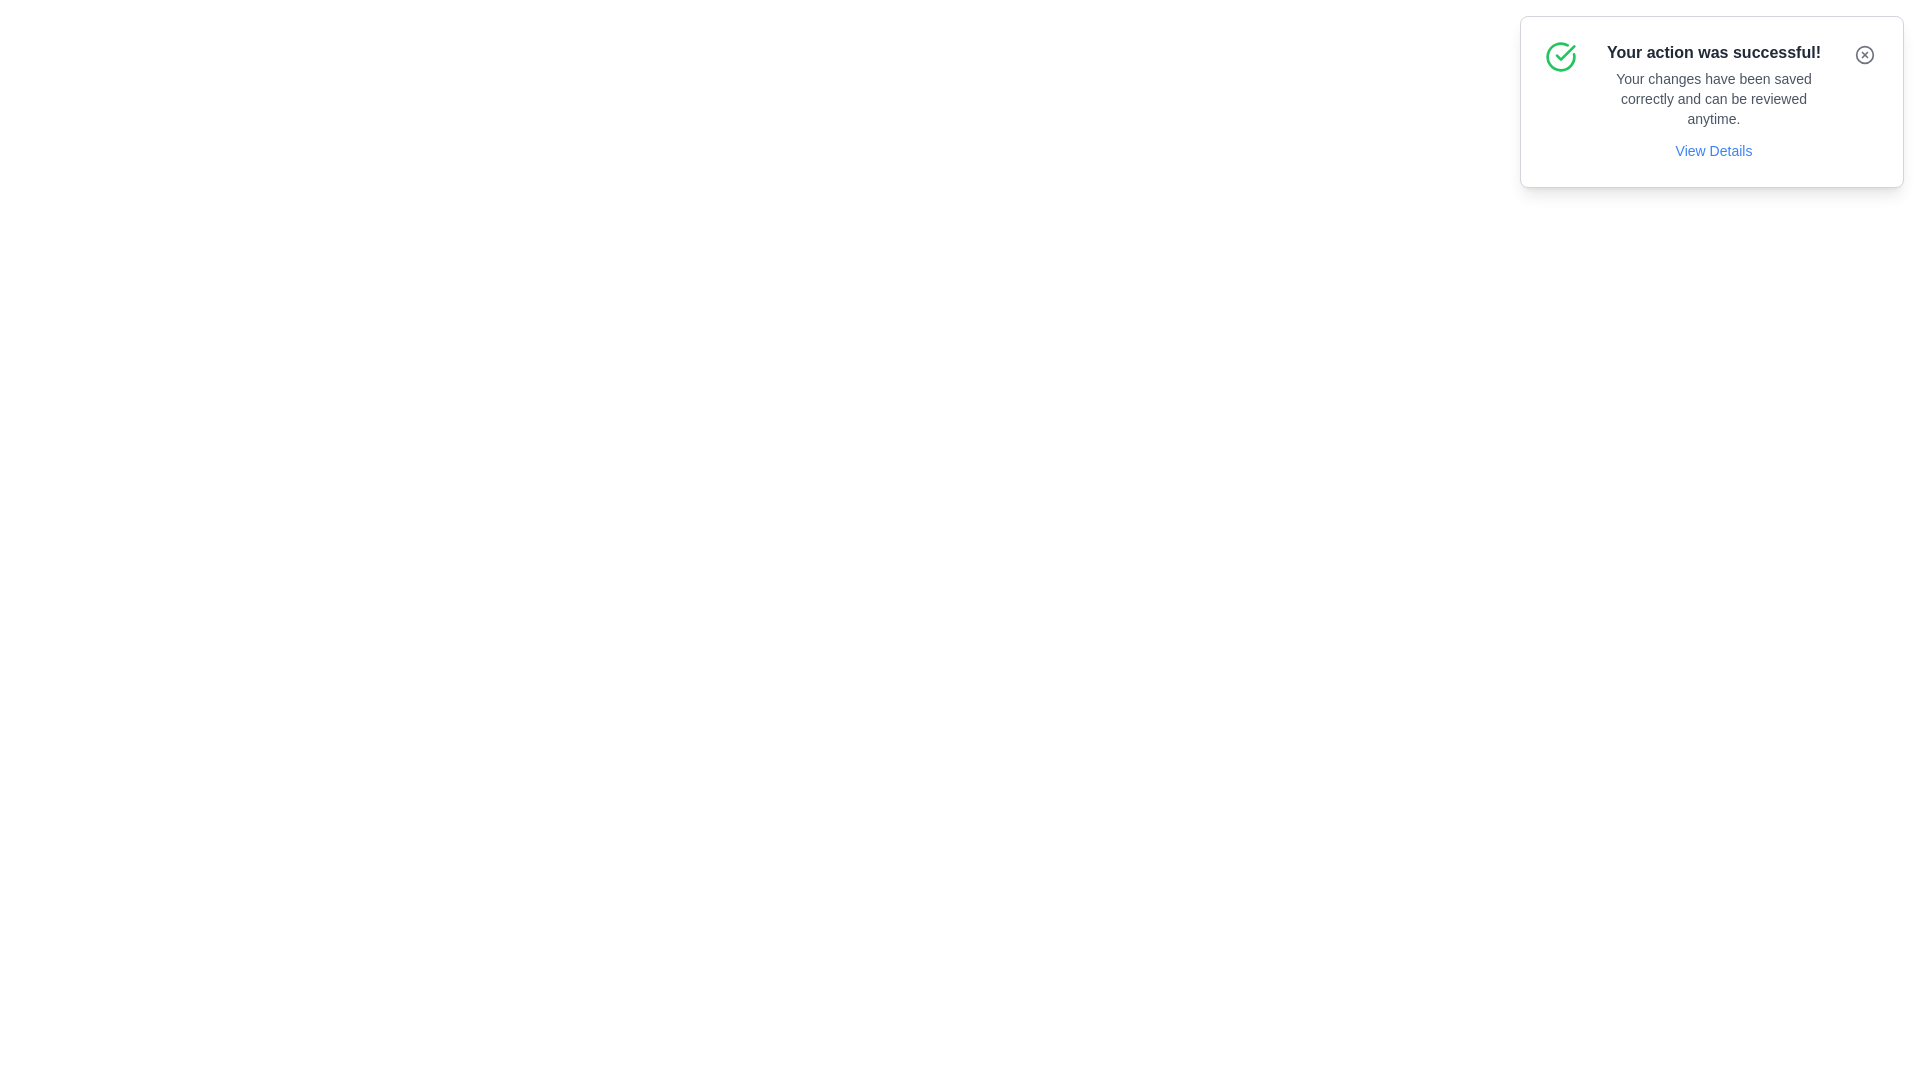 Image resolution: width=1920 pixels, height=1080 pixels. I want to click on the 'View Details' link to view additional information, so click(1712, 149).